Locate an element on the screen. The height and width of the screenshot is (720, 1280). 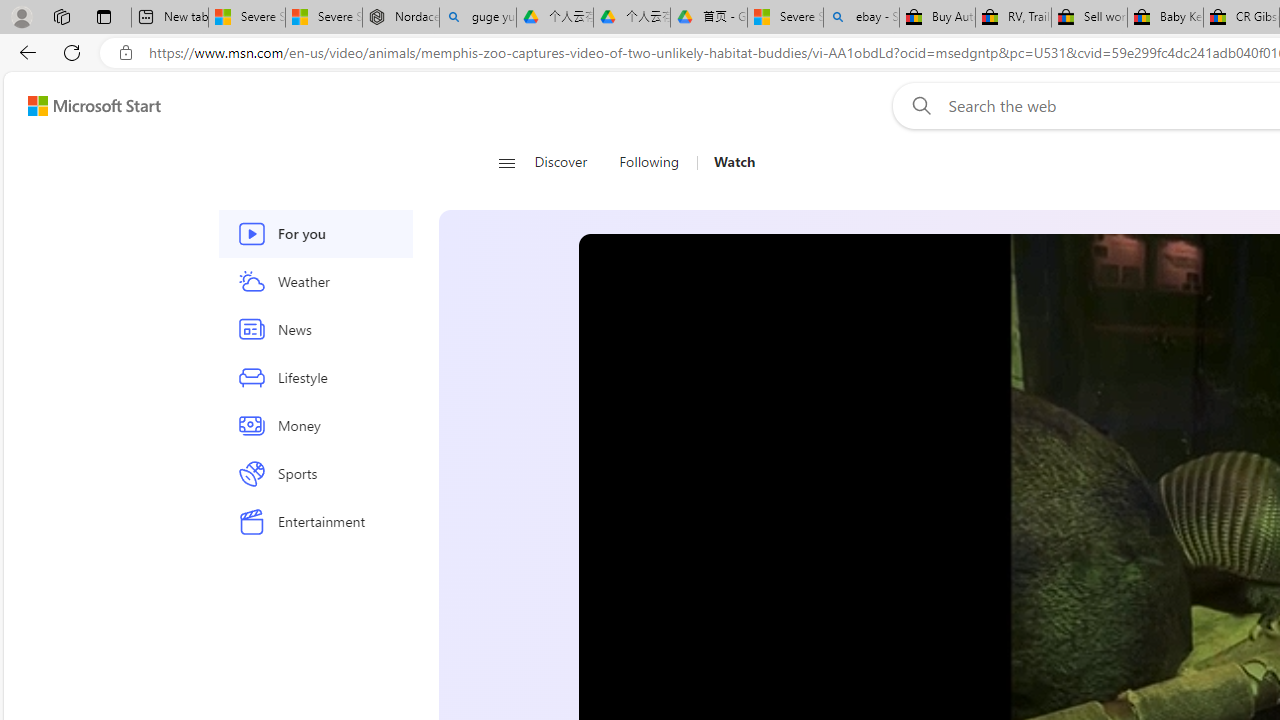
'guge yunpan - Search' is located at coordinates (477, 17).